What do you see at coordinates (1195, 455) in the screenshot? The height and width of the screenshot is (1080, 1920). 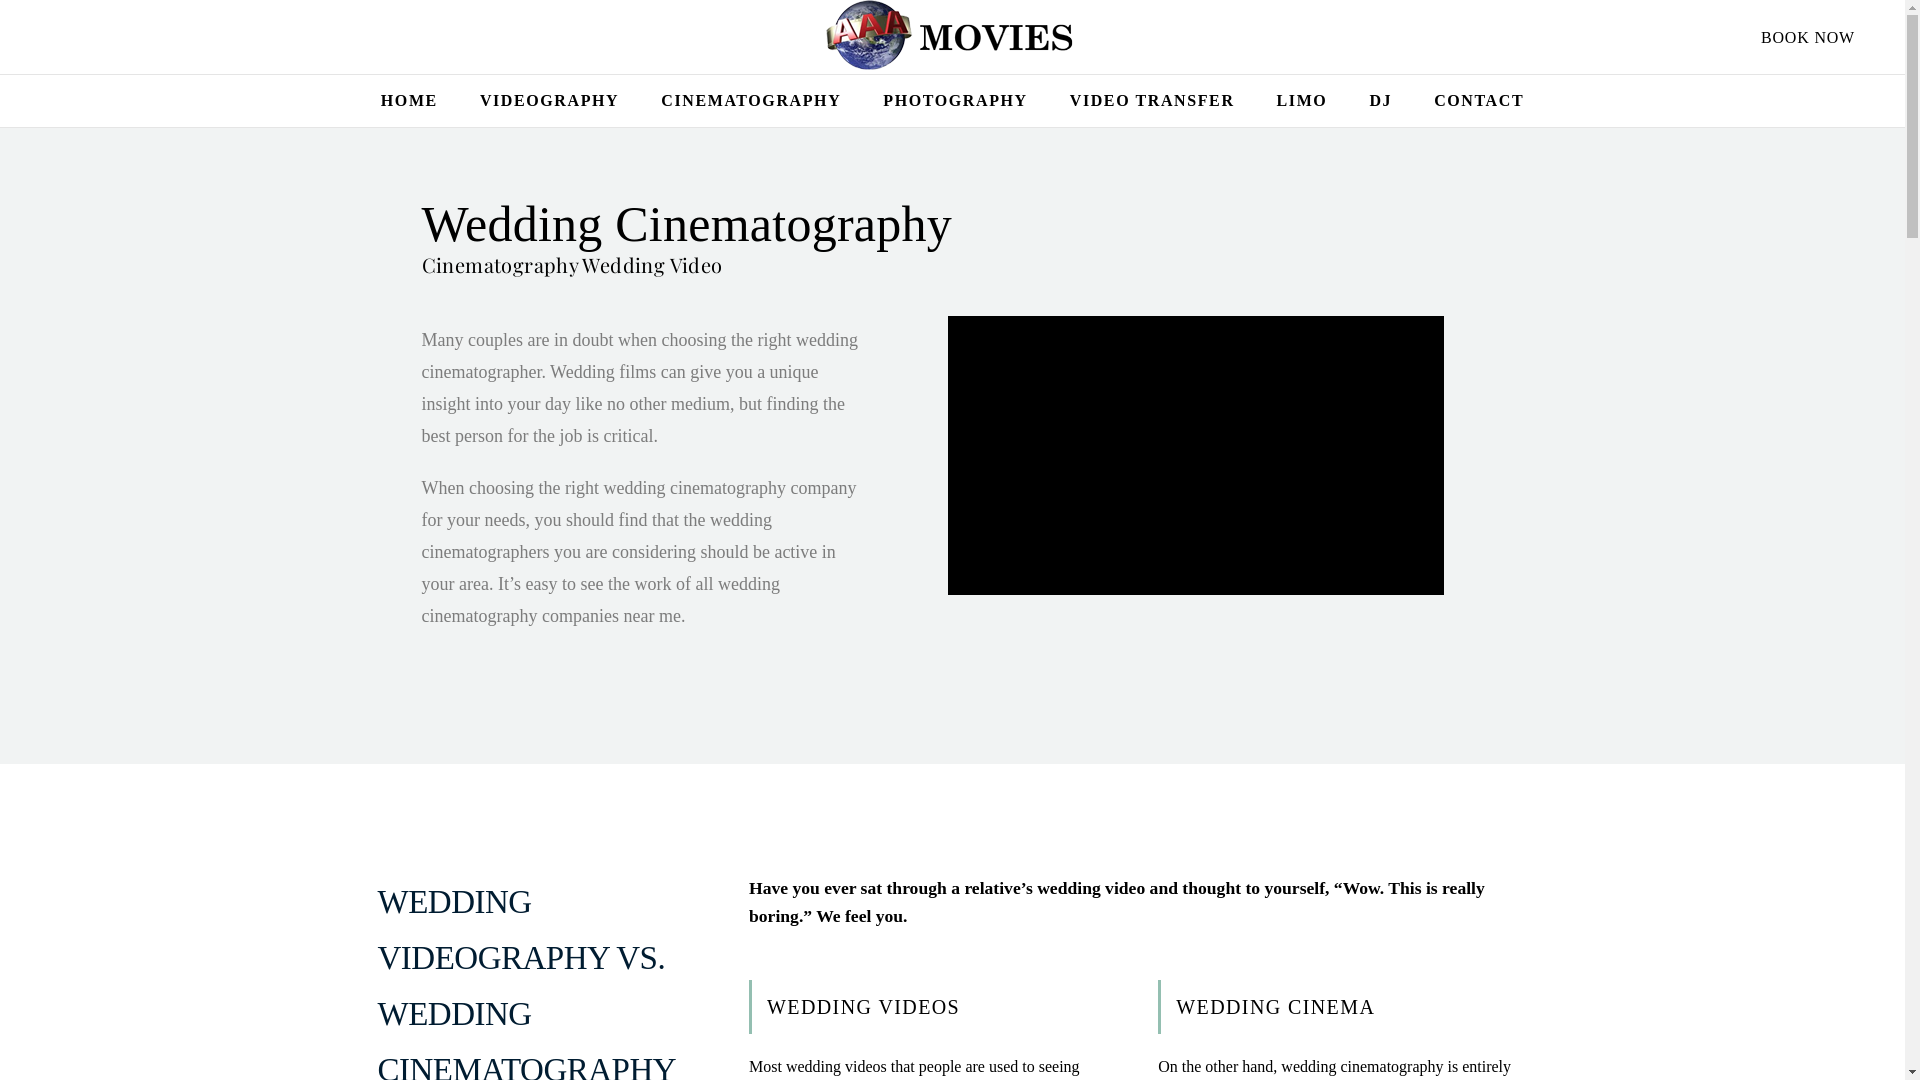 I see `'vimeo Video Player'` at bounding box center [1195, 455].